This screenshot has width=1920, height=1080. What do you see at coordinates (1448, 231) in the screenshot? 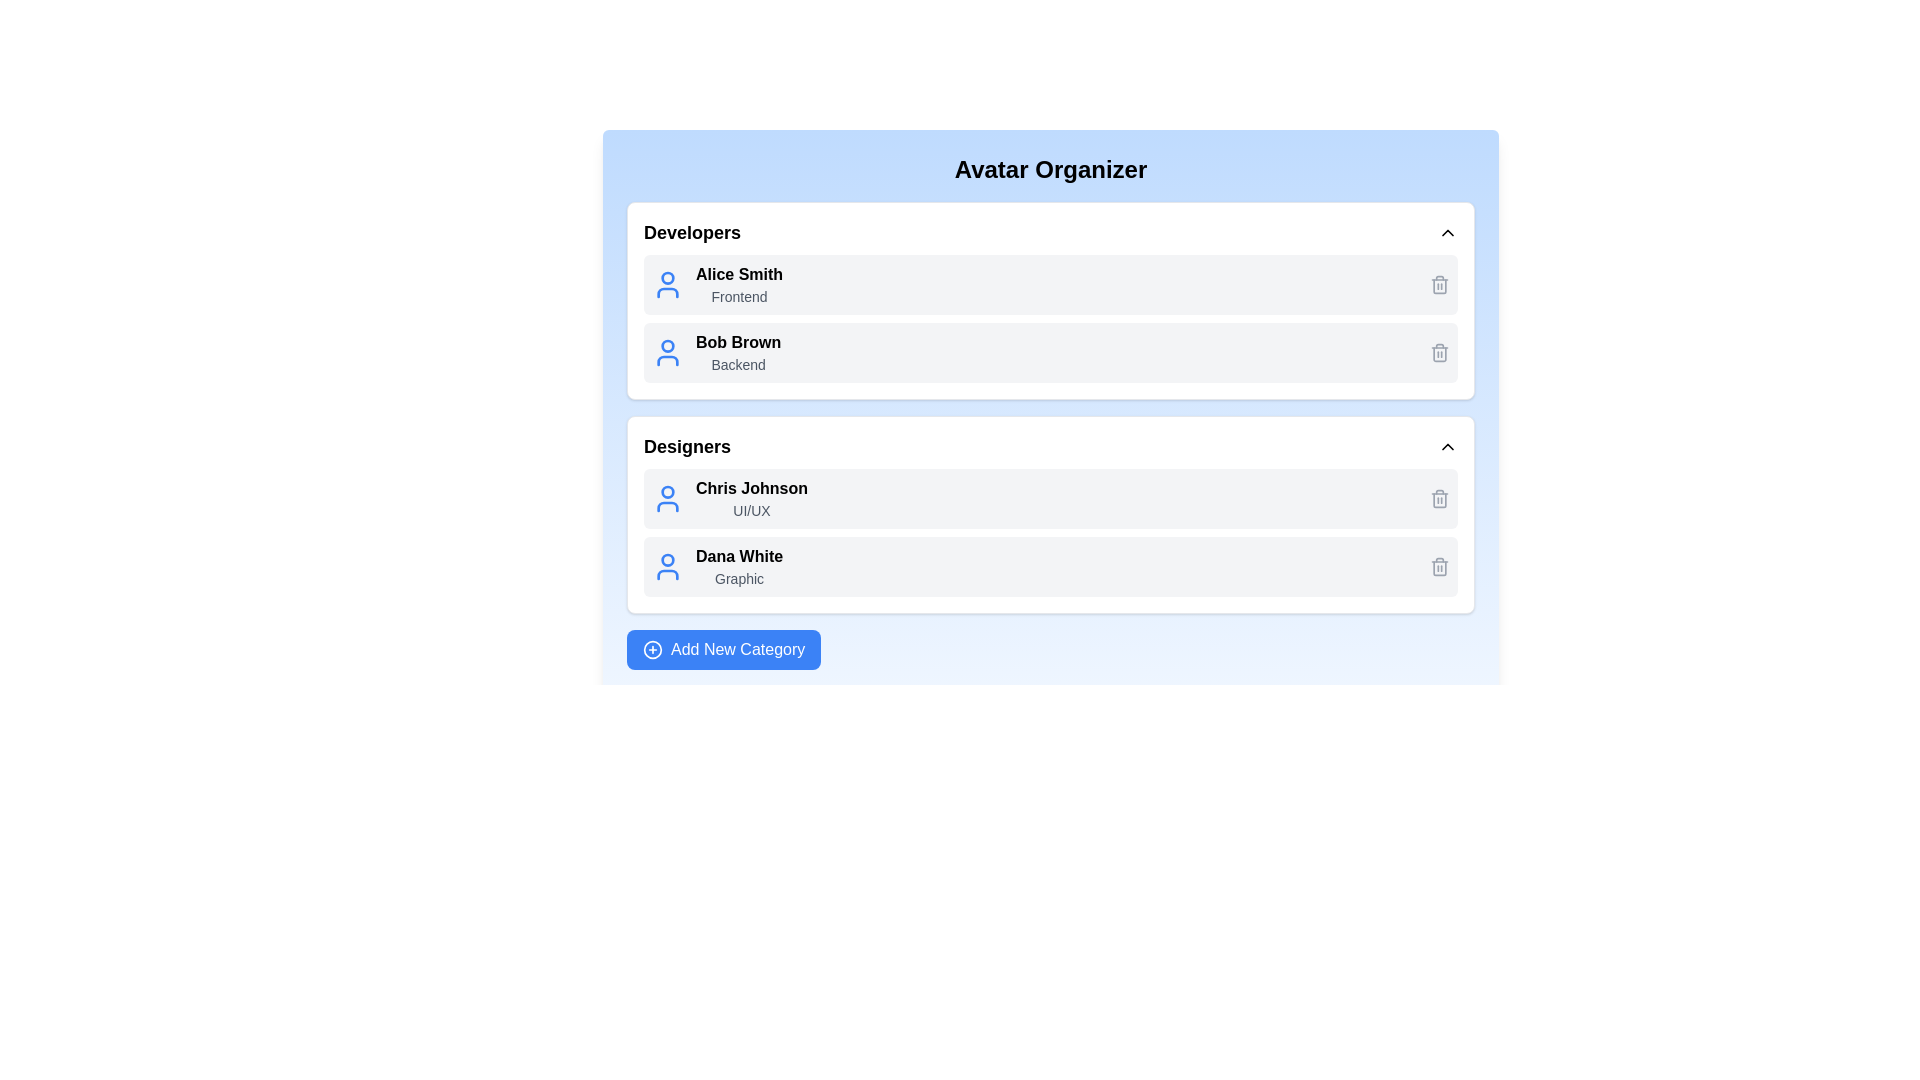
I see `the upward-facing chevron icon located to the far right of the 'Developers' header` at bounding box center [1448, 231].